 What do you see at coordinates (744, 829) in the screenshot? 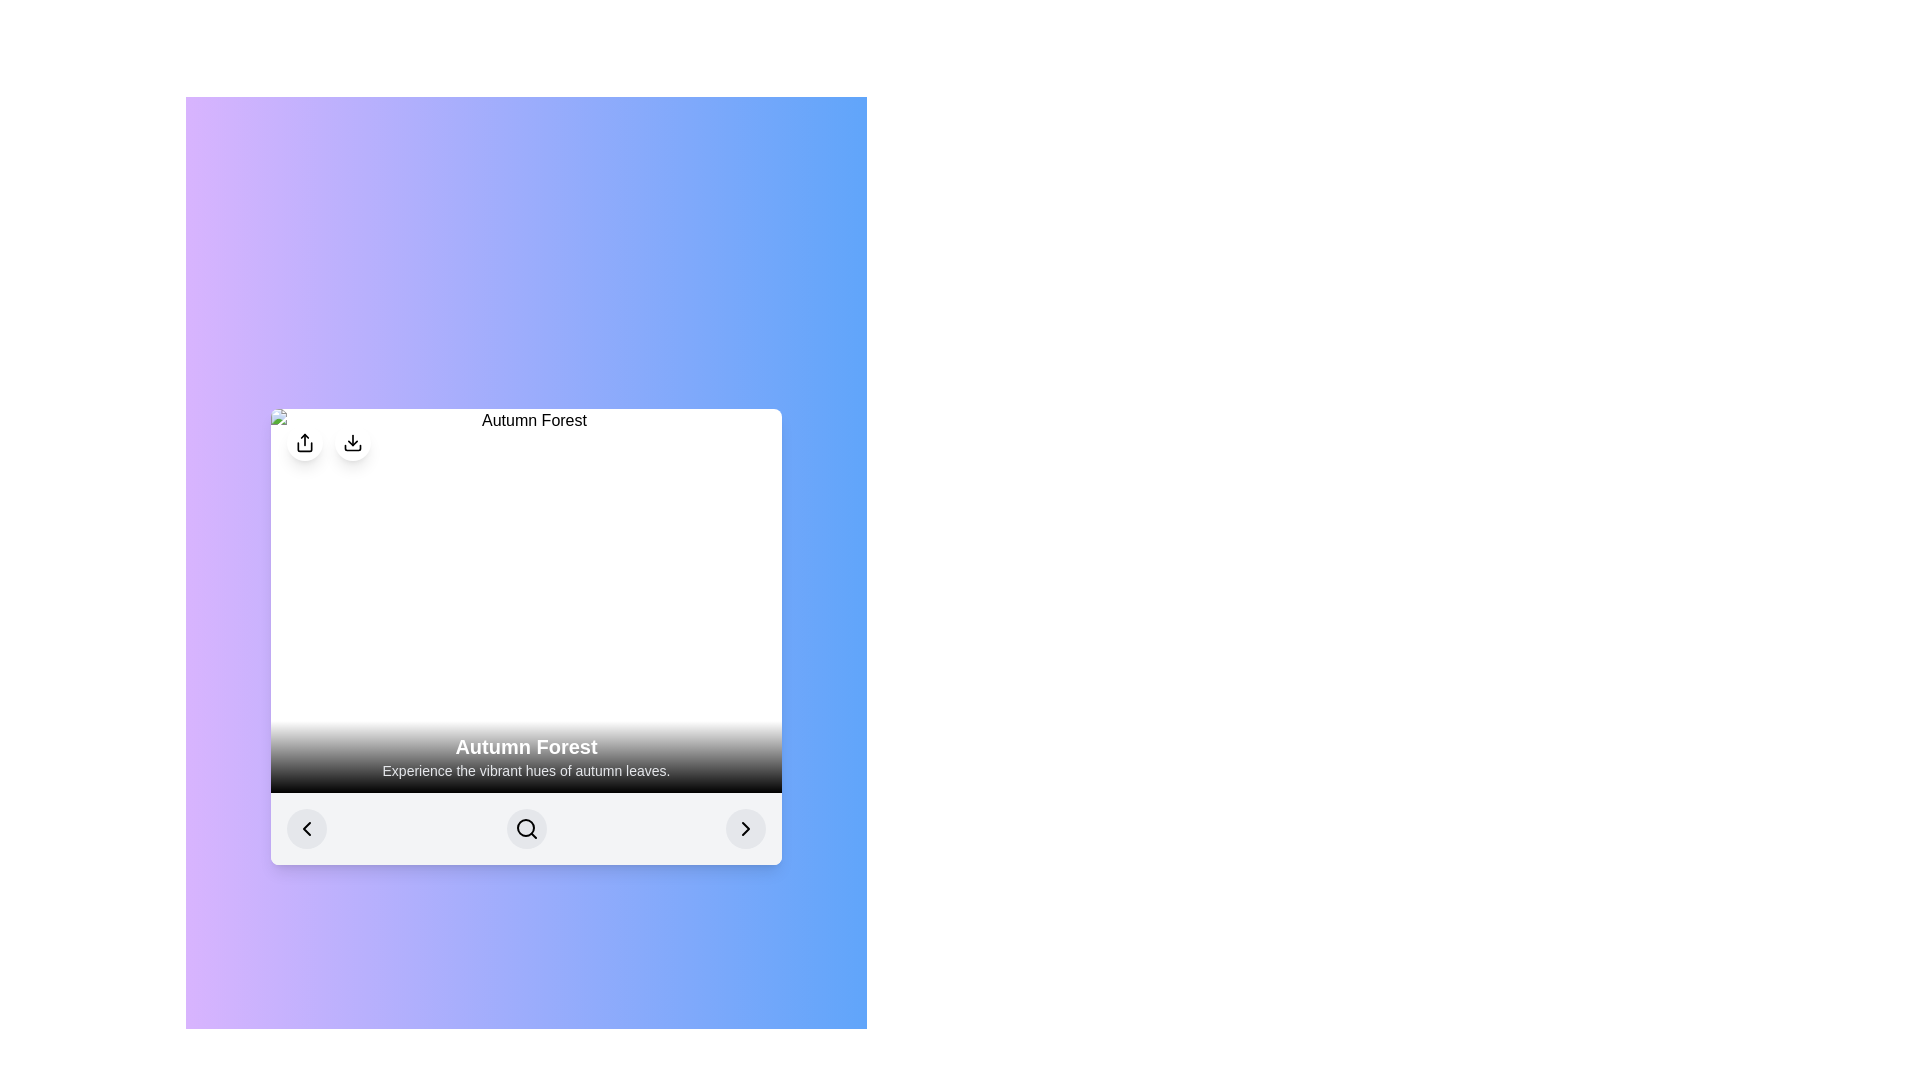
I see `the forward navigation button located at the rightmost side of the toolbar` at bounding box center [744, 829].